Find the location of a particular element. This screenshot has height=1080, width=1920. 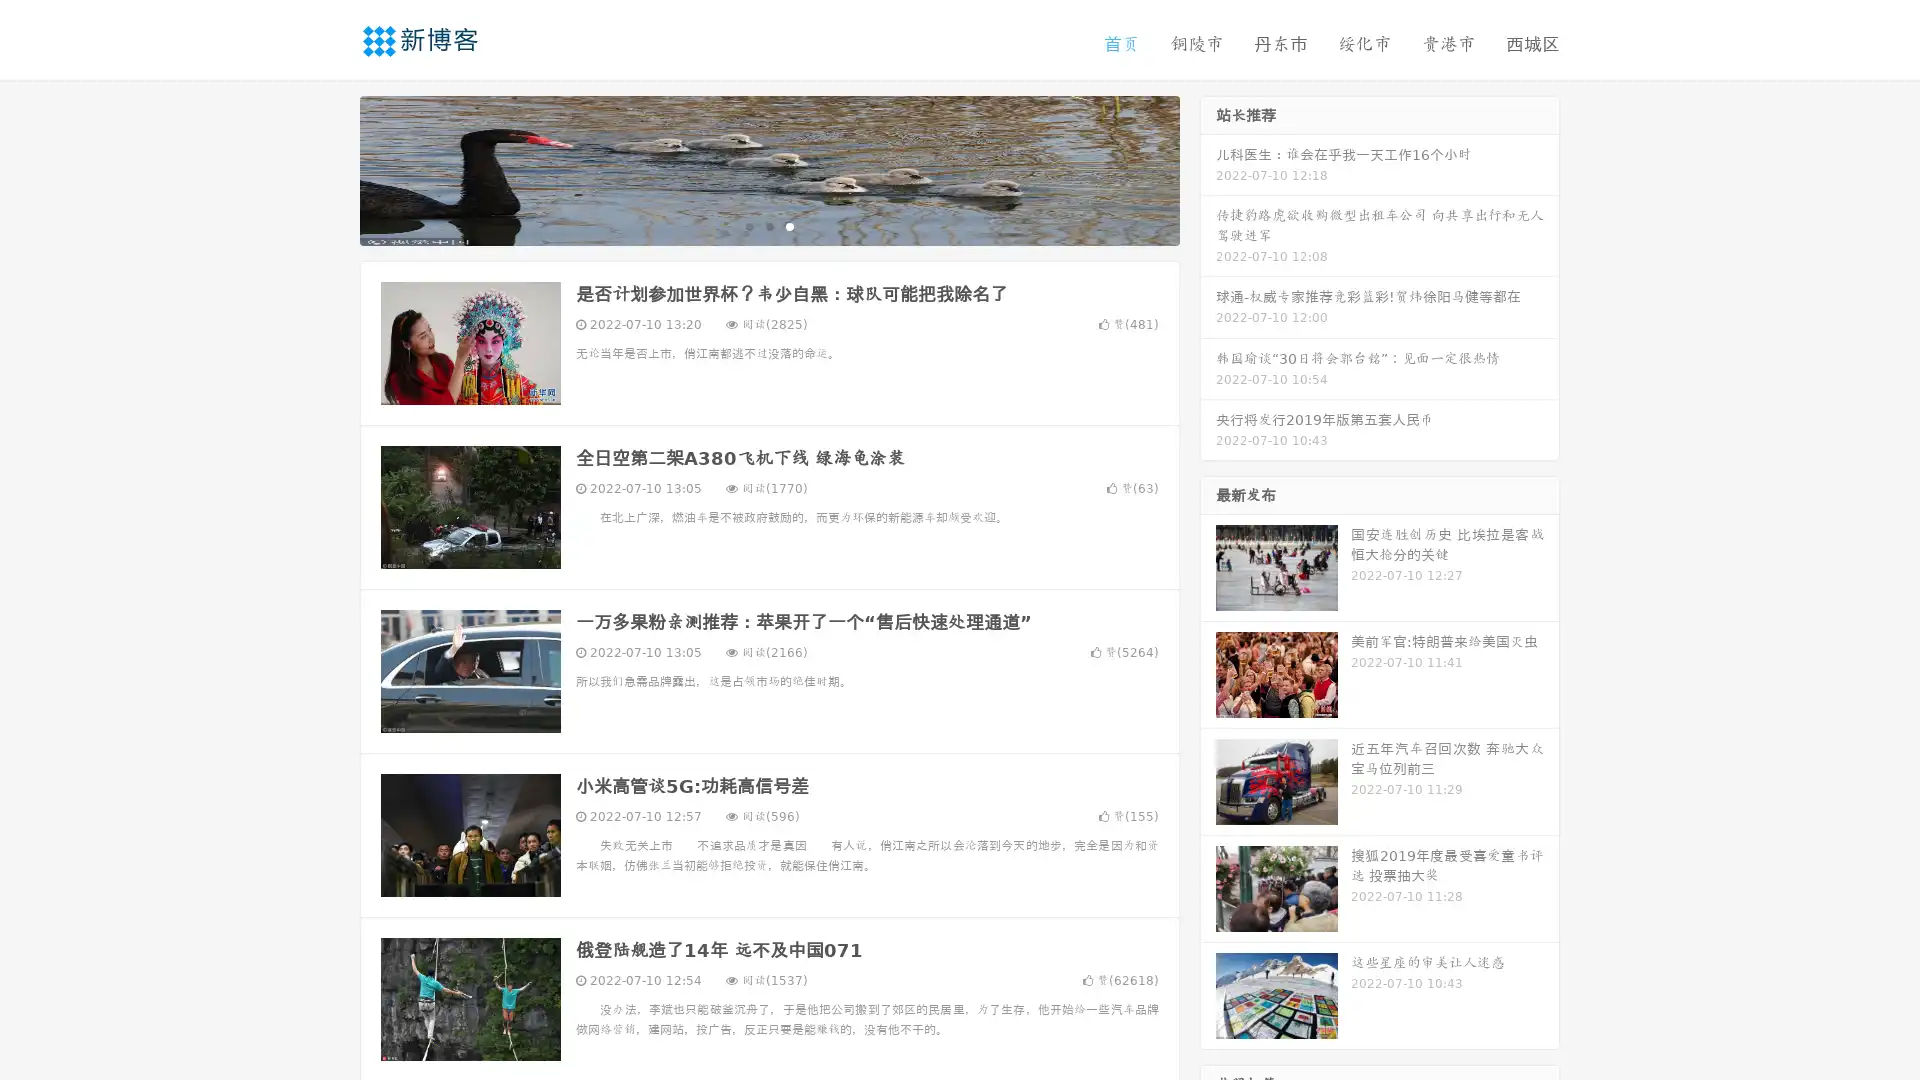

Go to slide 1 is located at coordinates (748, 225).